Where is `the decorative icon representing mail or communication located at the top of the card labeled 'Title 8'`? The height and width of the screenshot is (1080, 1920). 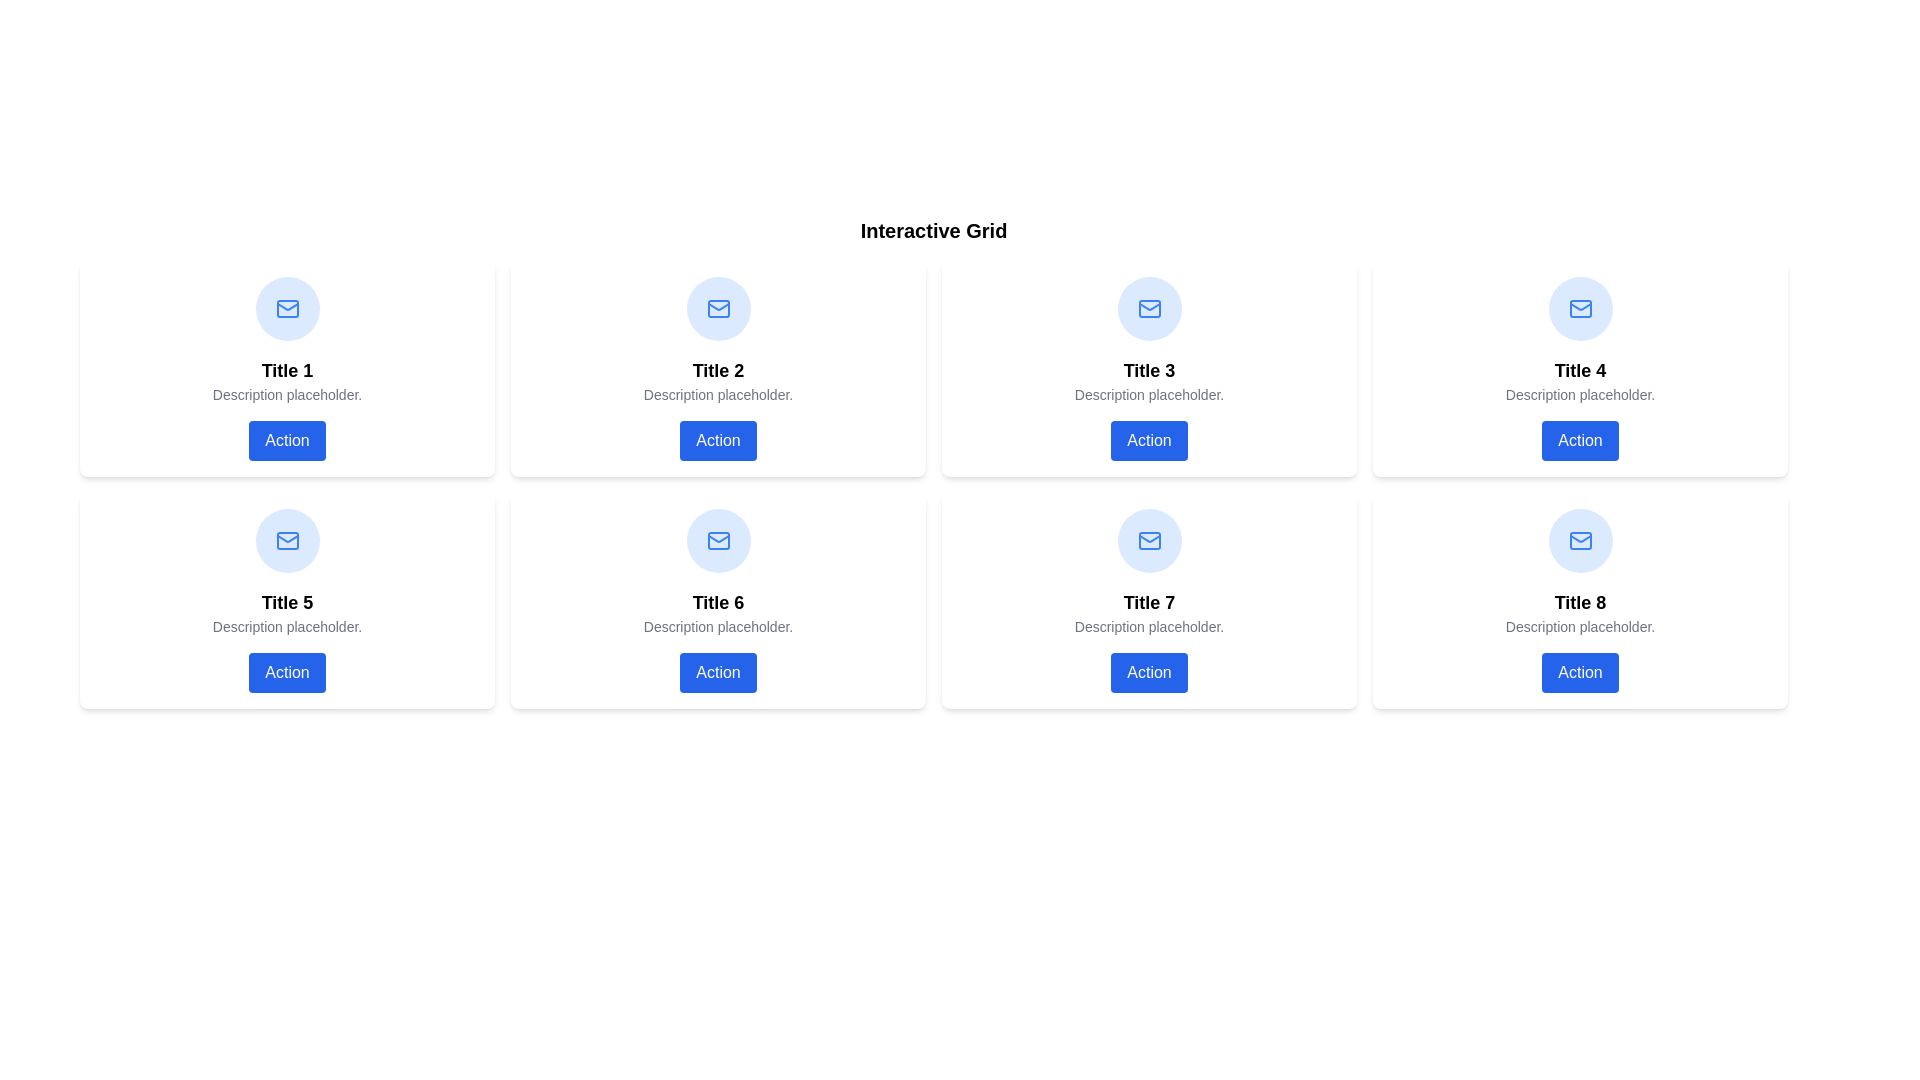
the decorative icon representing mail or communication located at the top of the card labeled 'Title 8' is located at coordinates (1579, 540).